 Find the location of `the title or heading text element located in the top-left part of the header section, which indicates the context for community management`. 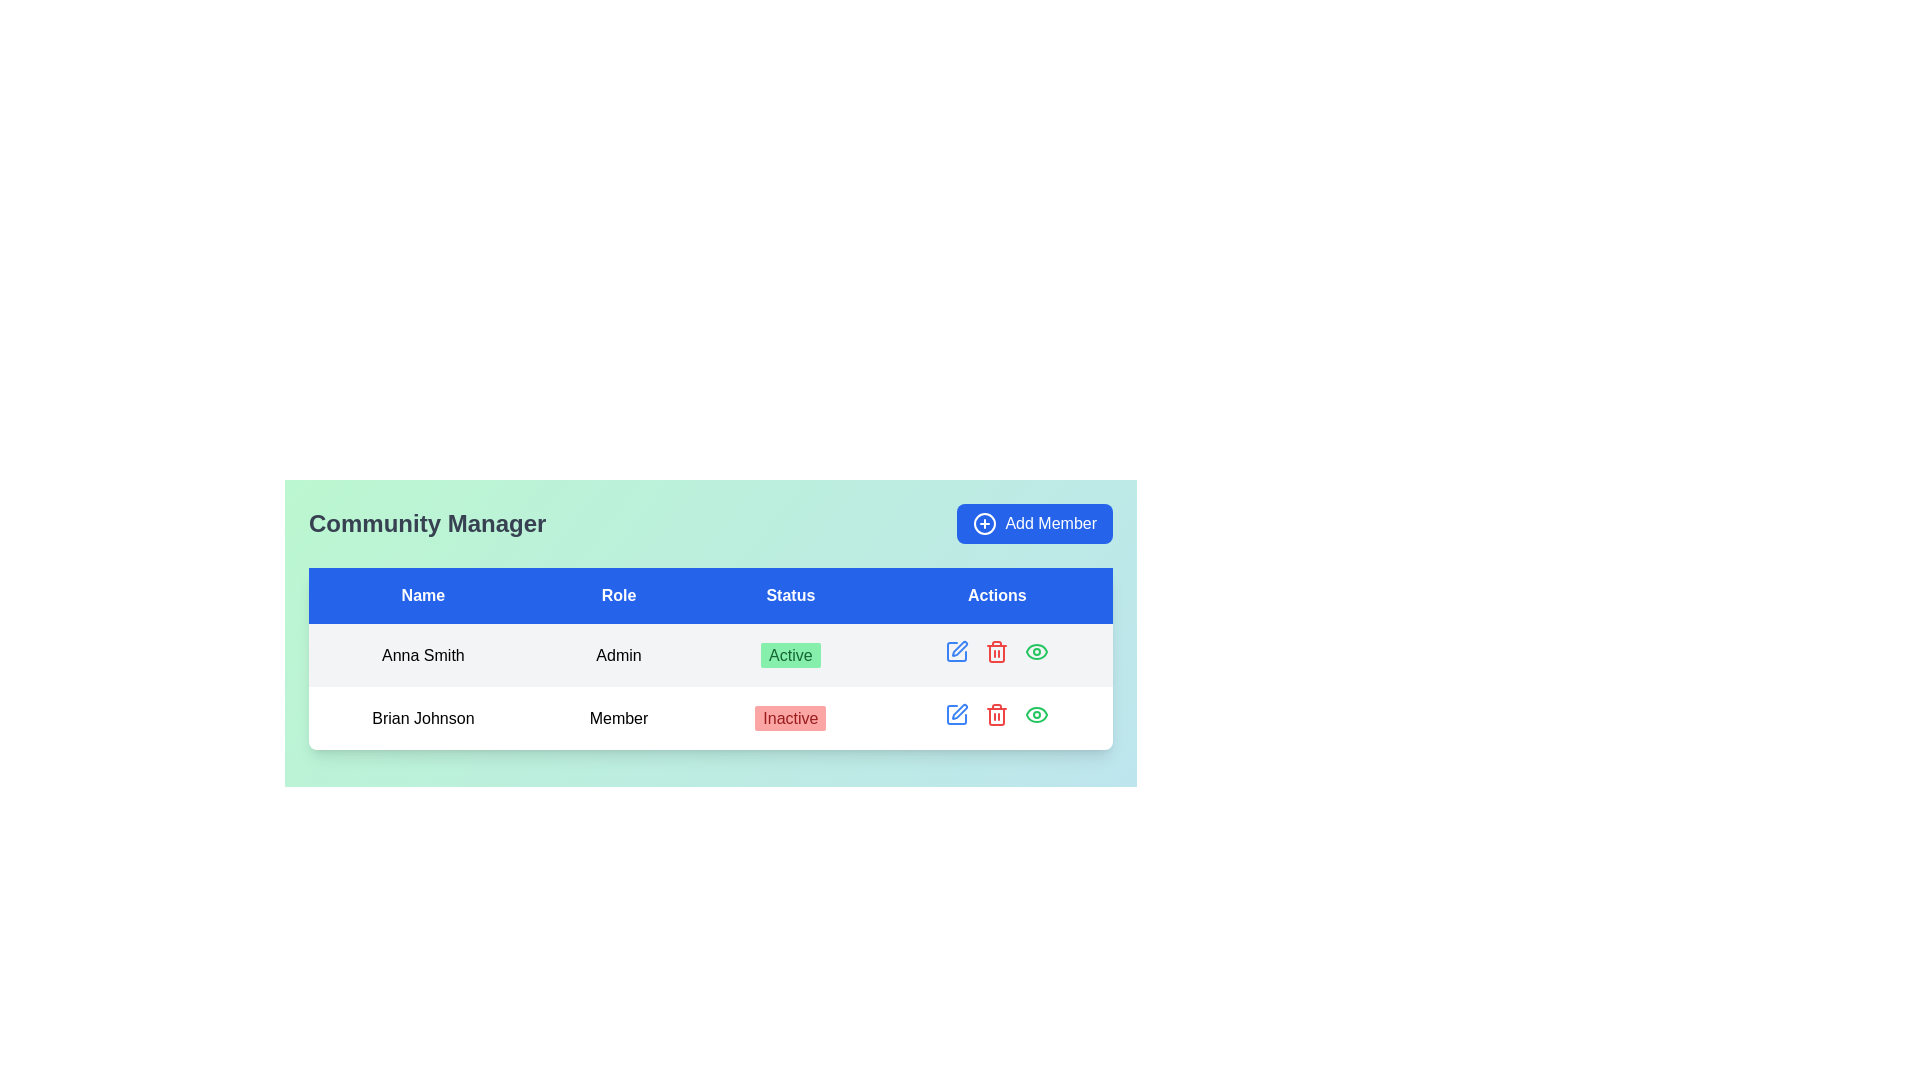

the title or heading text element located in the top-left part of the header section, which indicates the context for community management is located at coordinates (426, 523).